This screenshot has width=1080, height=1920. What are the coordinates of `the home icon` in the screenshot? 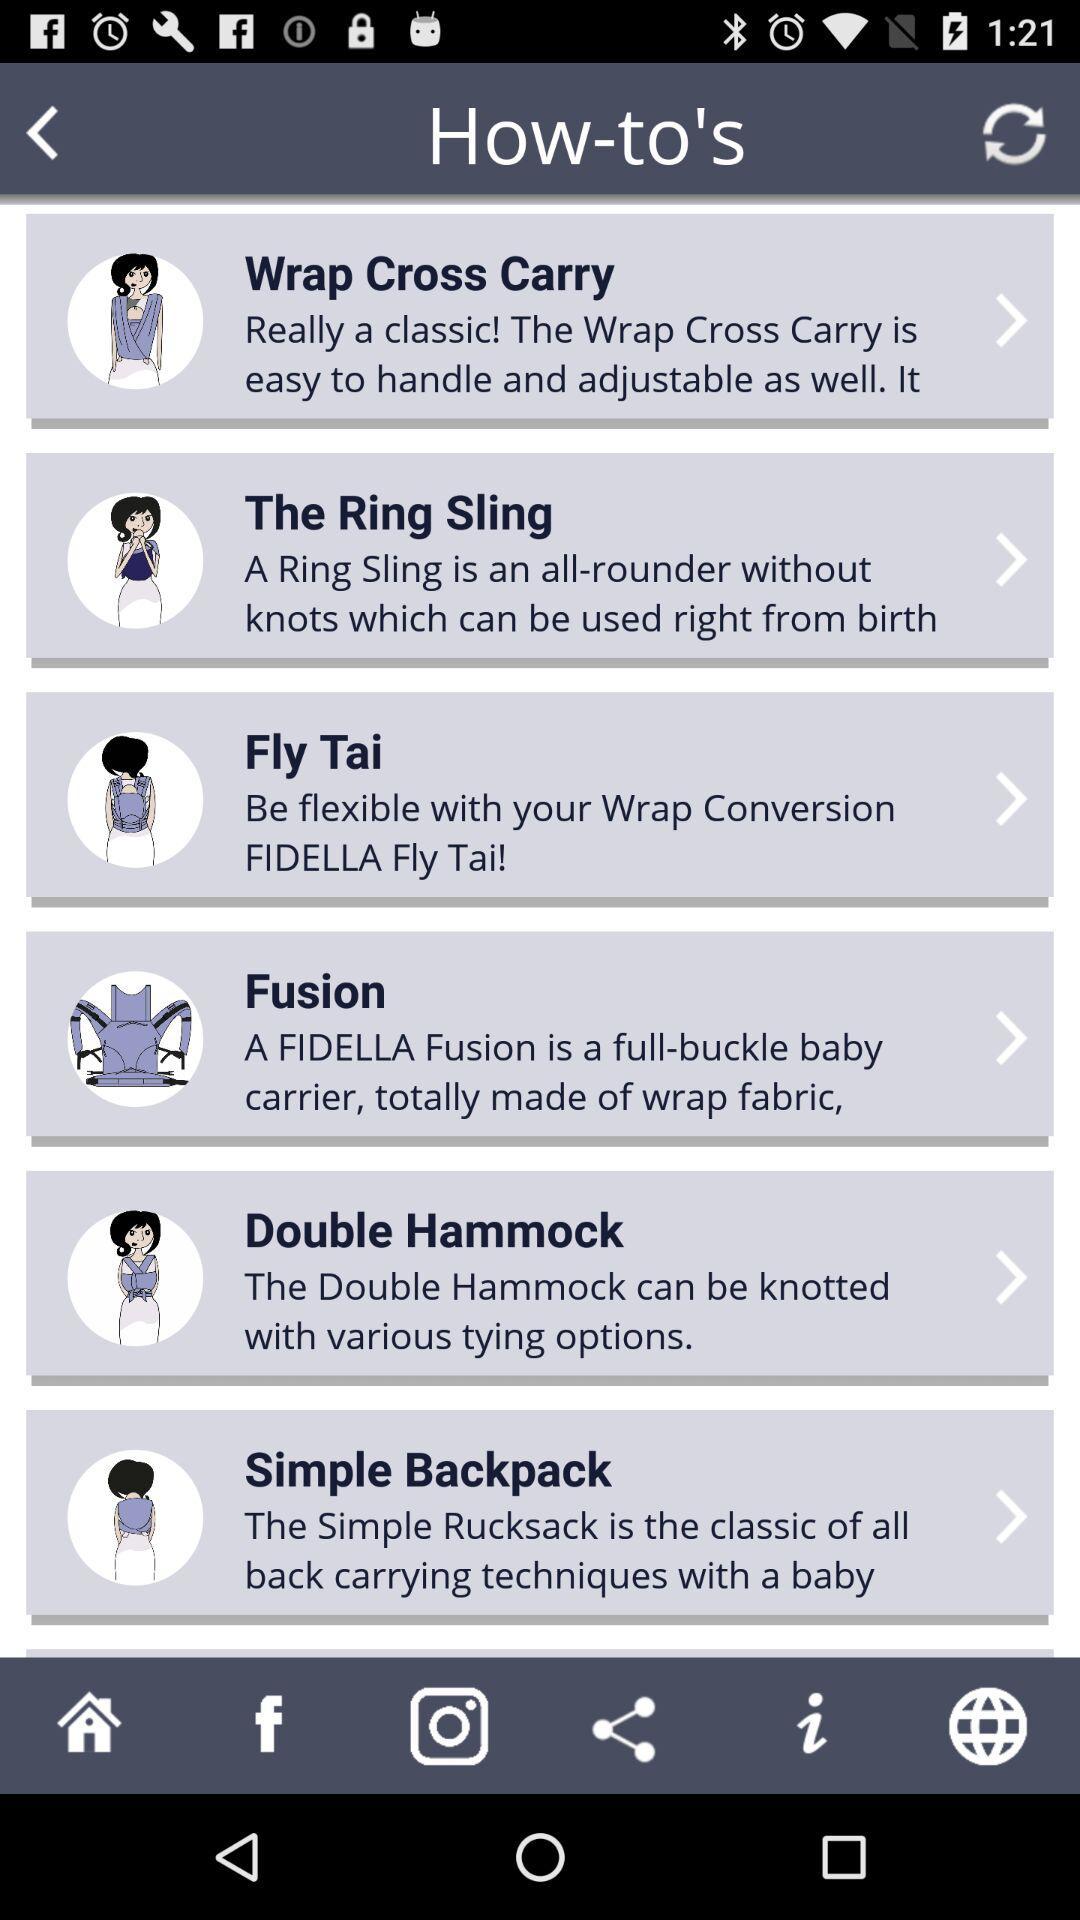 It's located at (88, 1846).